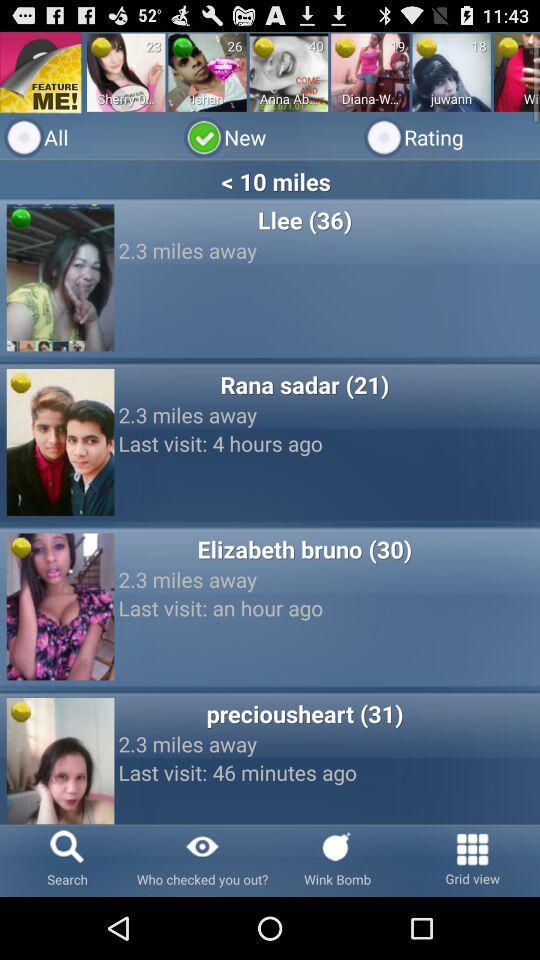 The width and height of the screenshot is (540, 960). What do you see at coordinates (202, 859) in the screenshot?
I see `the icon to the right of the search` at bounding box center [202, 859].